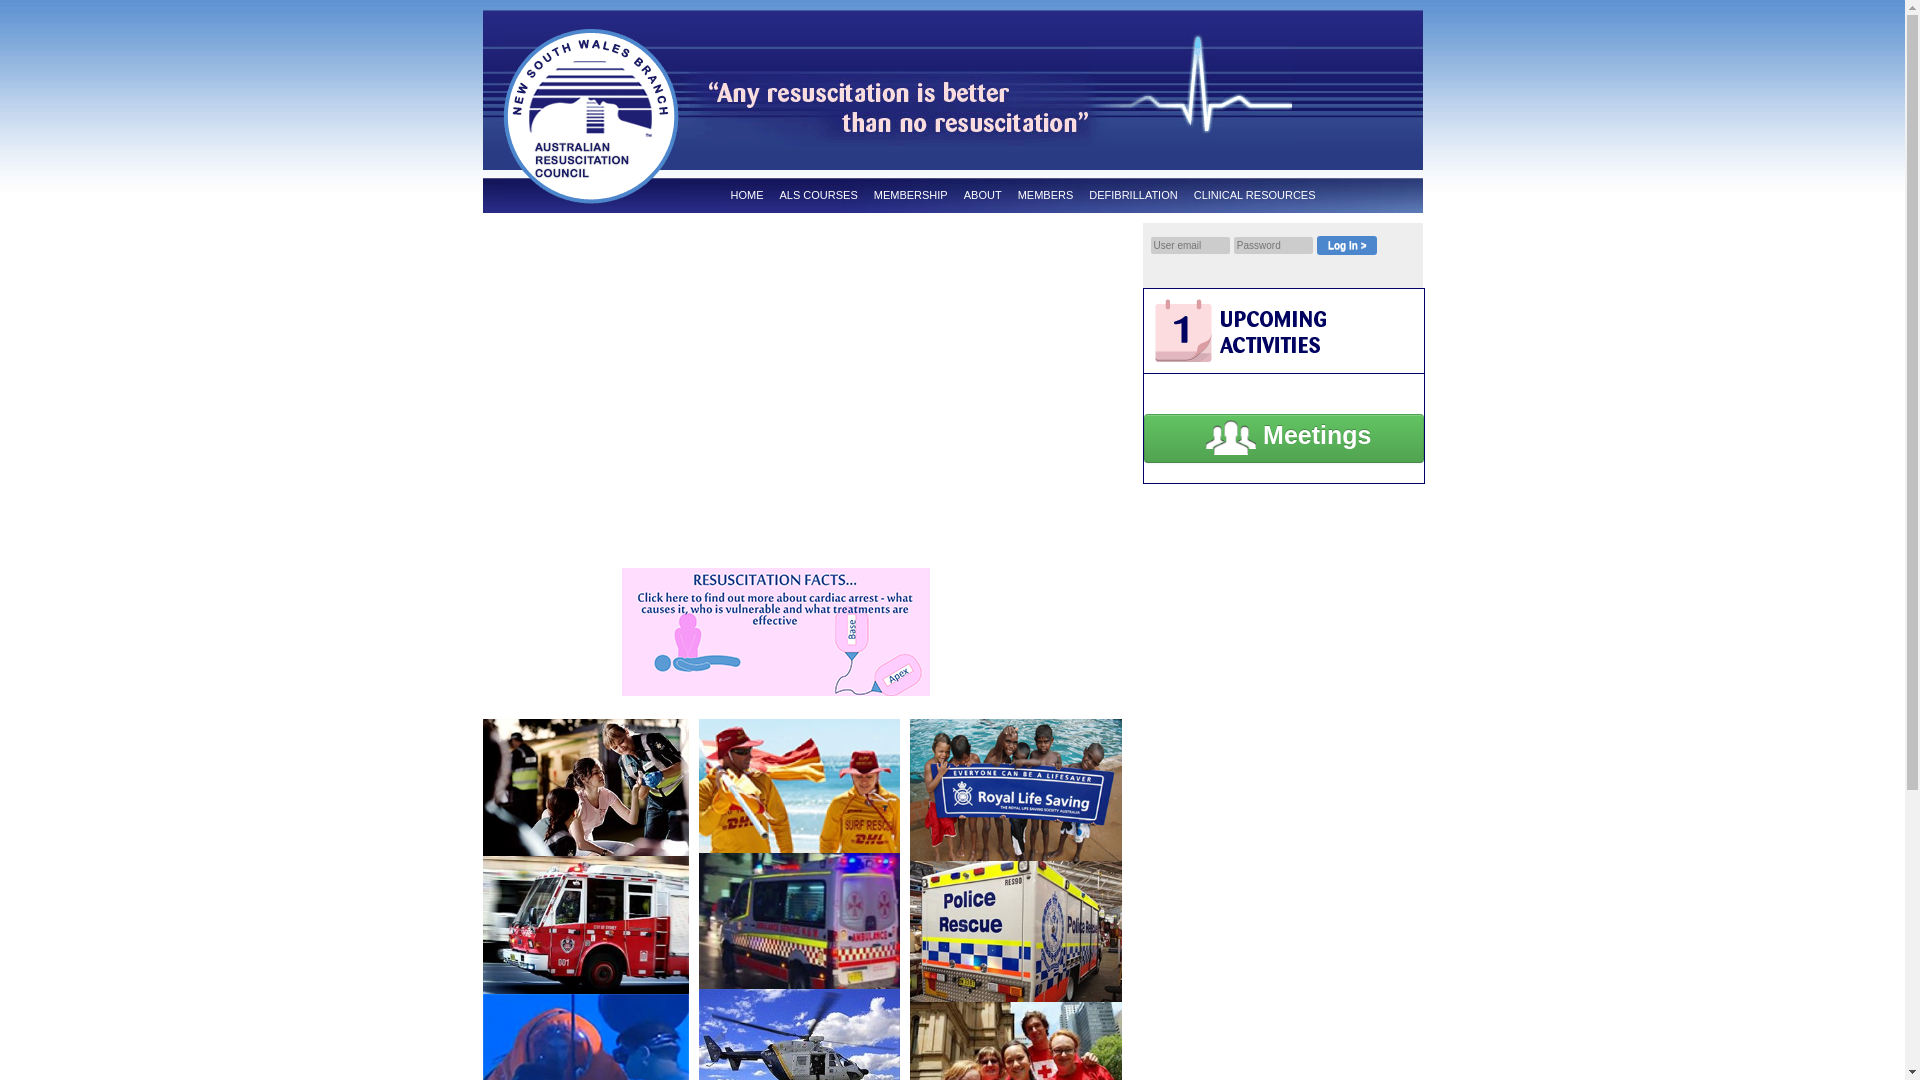 The width and height of the screenshot is (1920, 1080). I want to click on 'MEMBERSHIP', so click(910, 195).